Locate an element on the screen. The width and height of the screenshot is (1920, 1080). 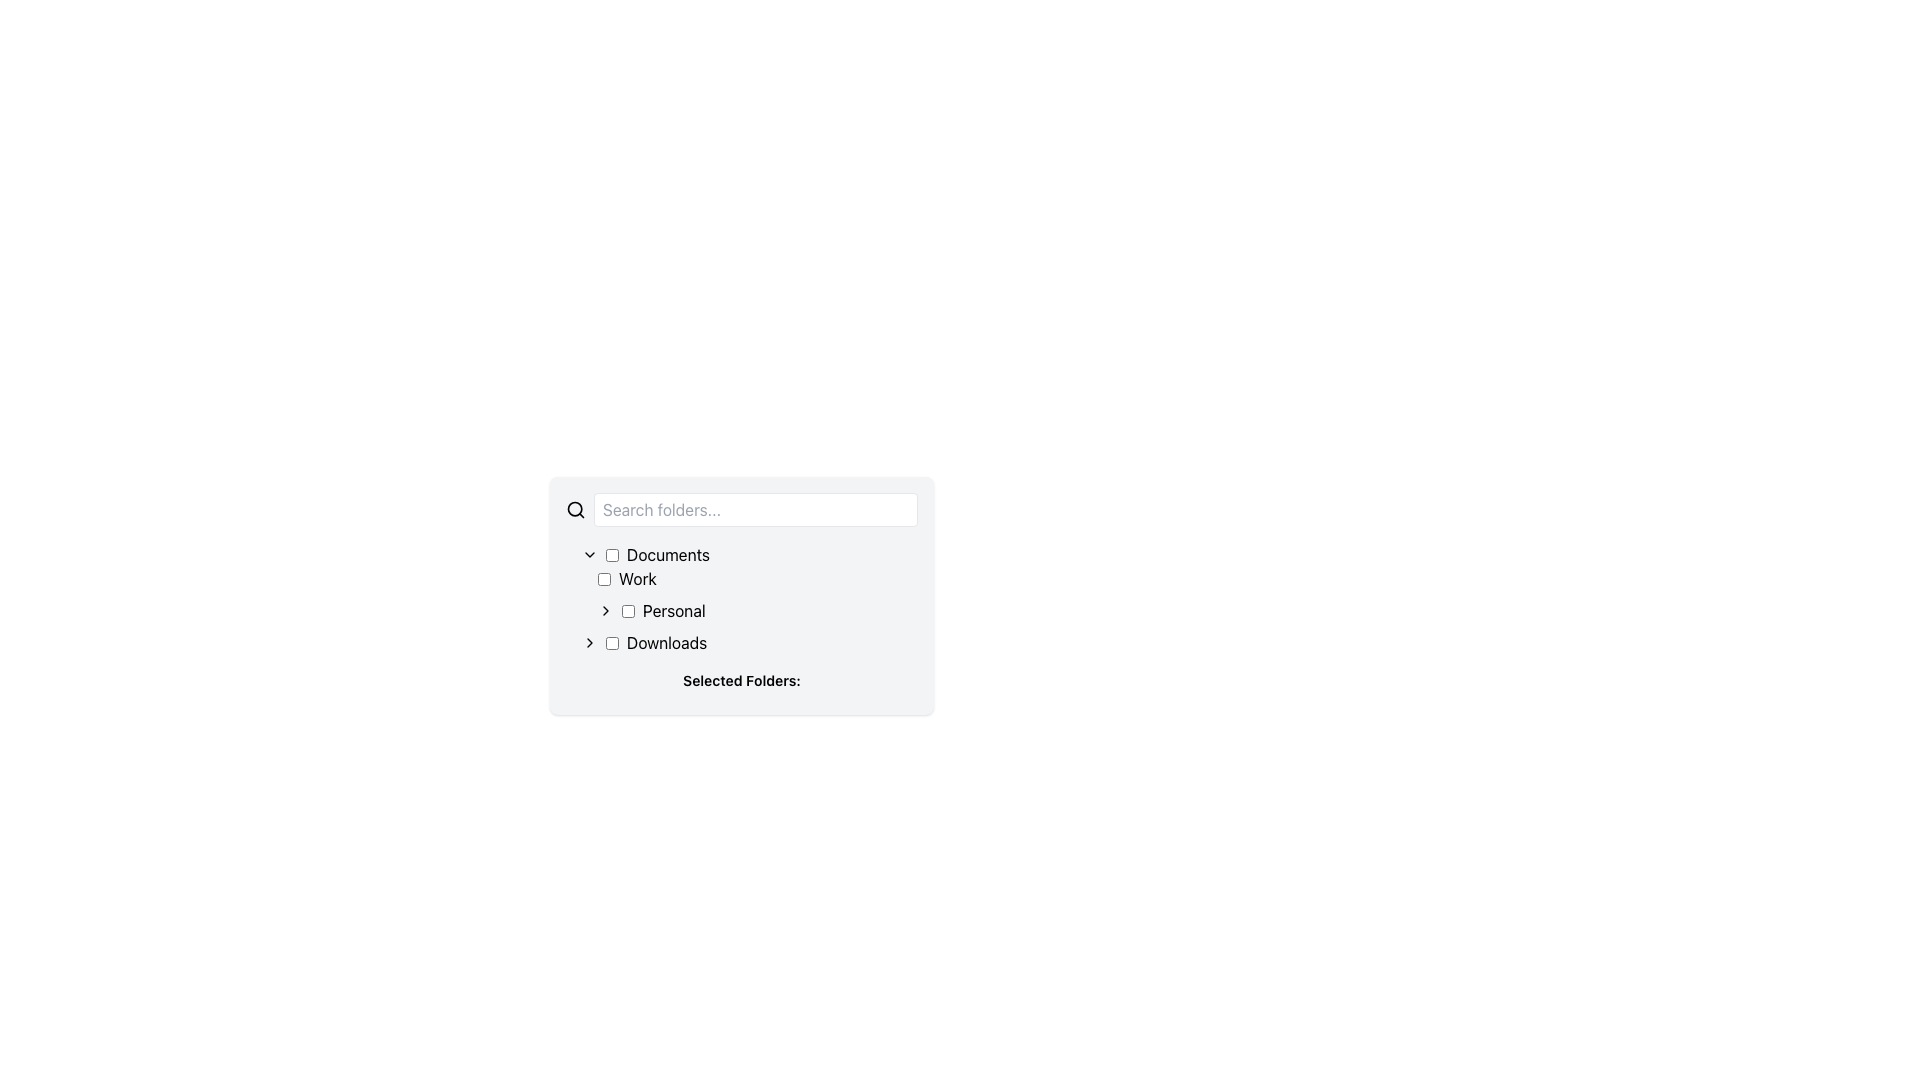
the checkbox for the 'Work' folder, which is the first item in a horizontal group within the file-selection structure located in the lower-right area of the interface, to trigger hover effects is located at coordinates (603, 578).